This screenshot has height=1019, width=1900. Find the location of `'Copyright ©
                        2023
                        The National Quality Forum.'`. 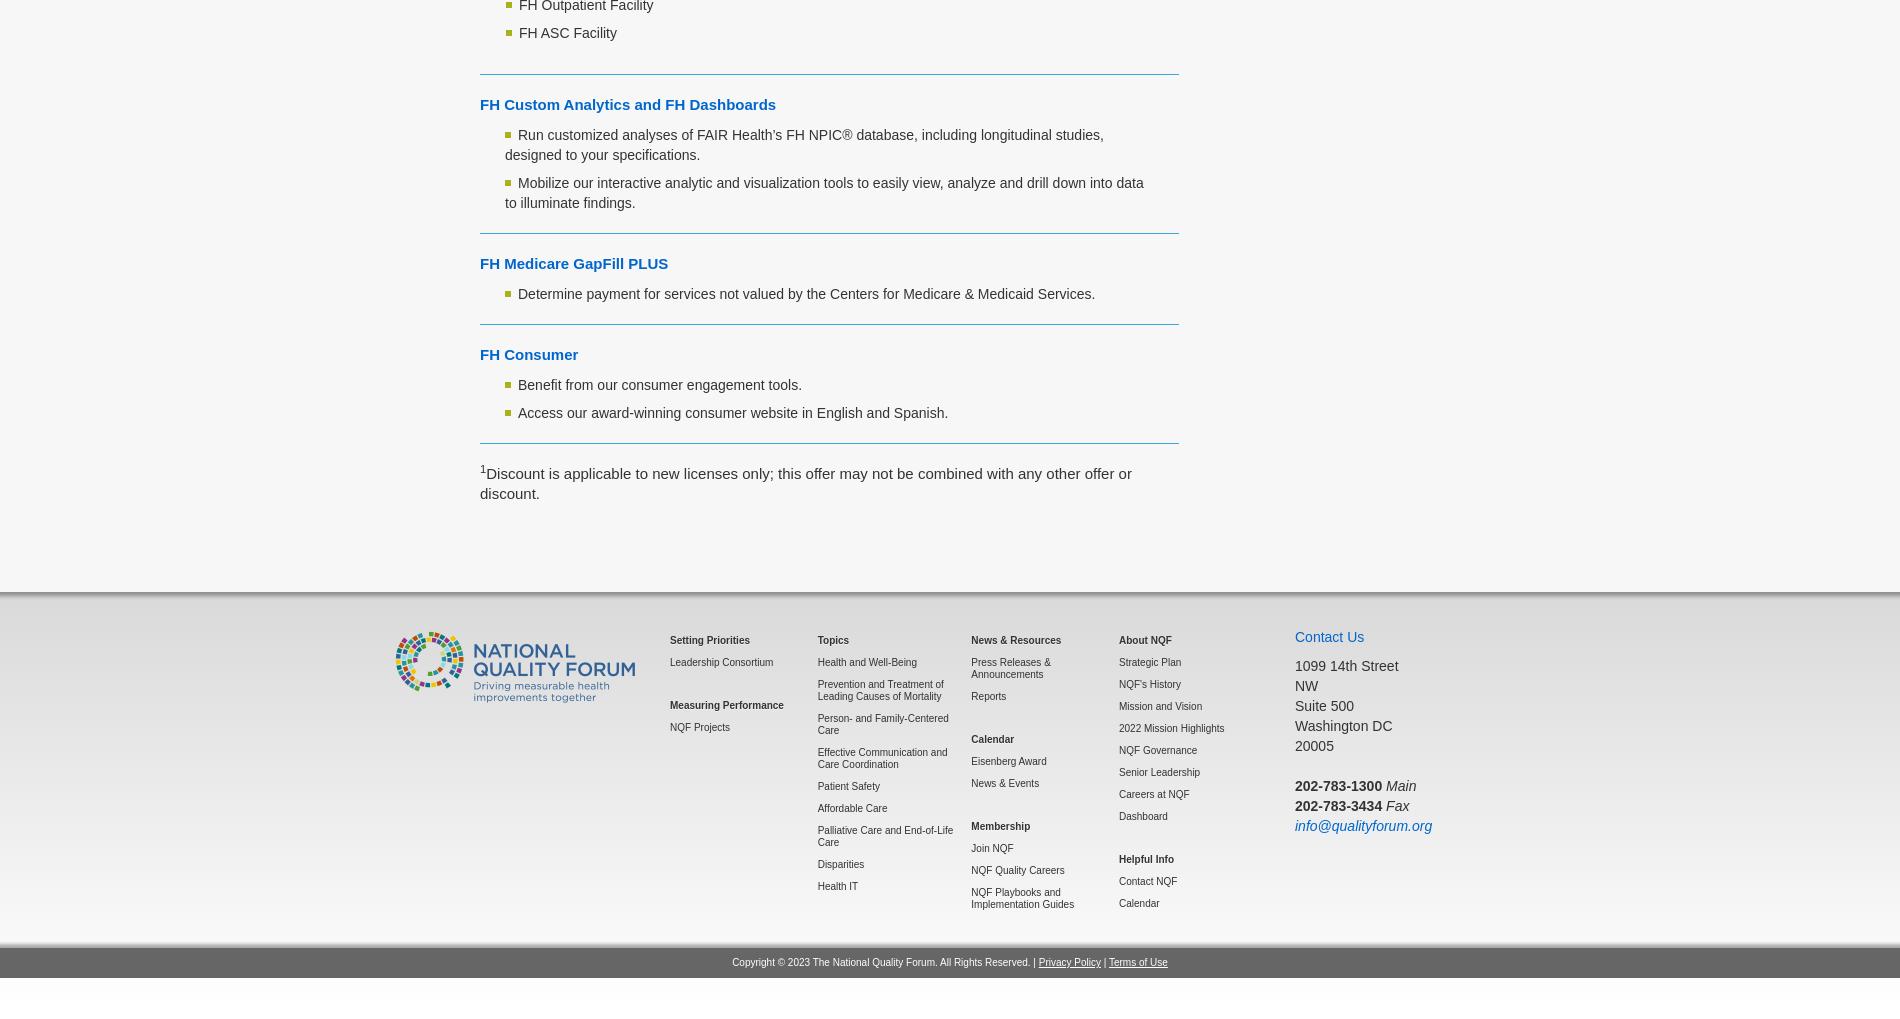

'Copyright ©
                        2023
                        The National Quality Forum.' is located at coordinates (833, 961).